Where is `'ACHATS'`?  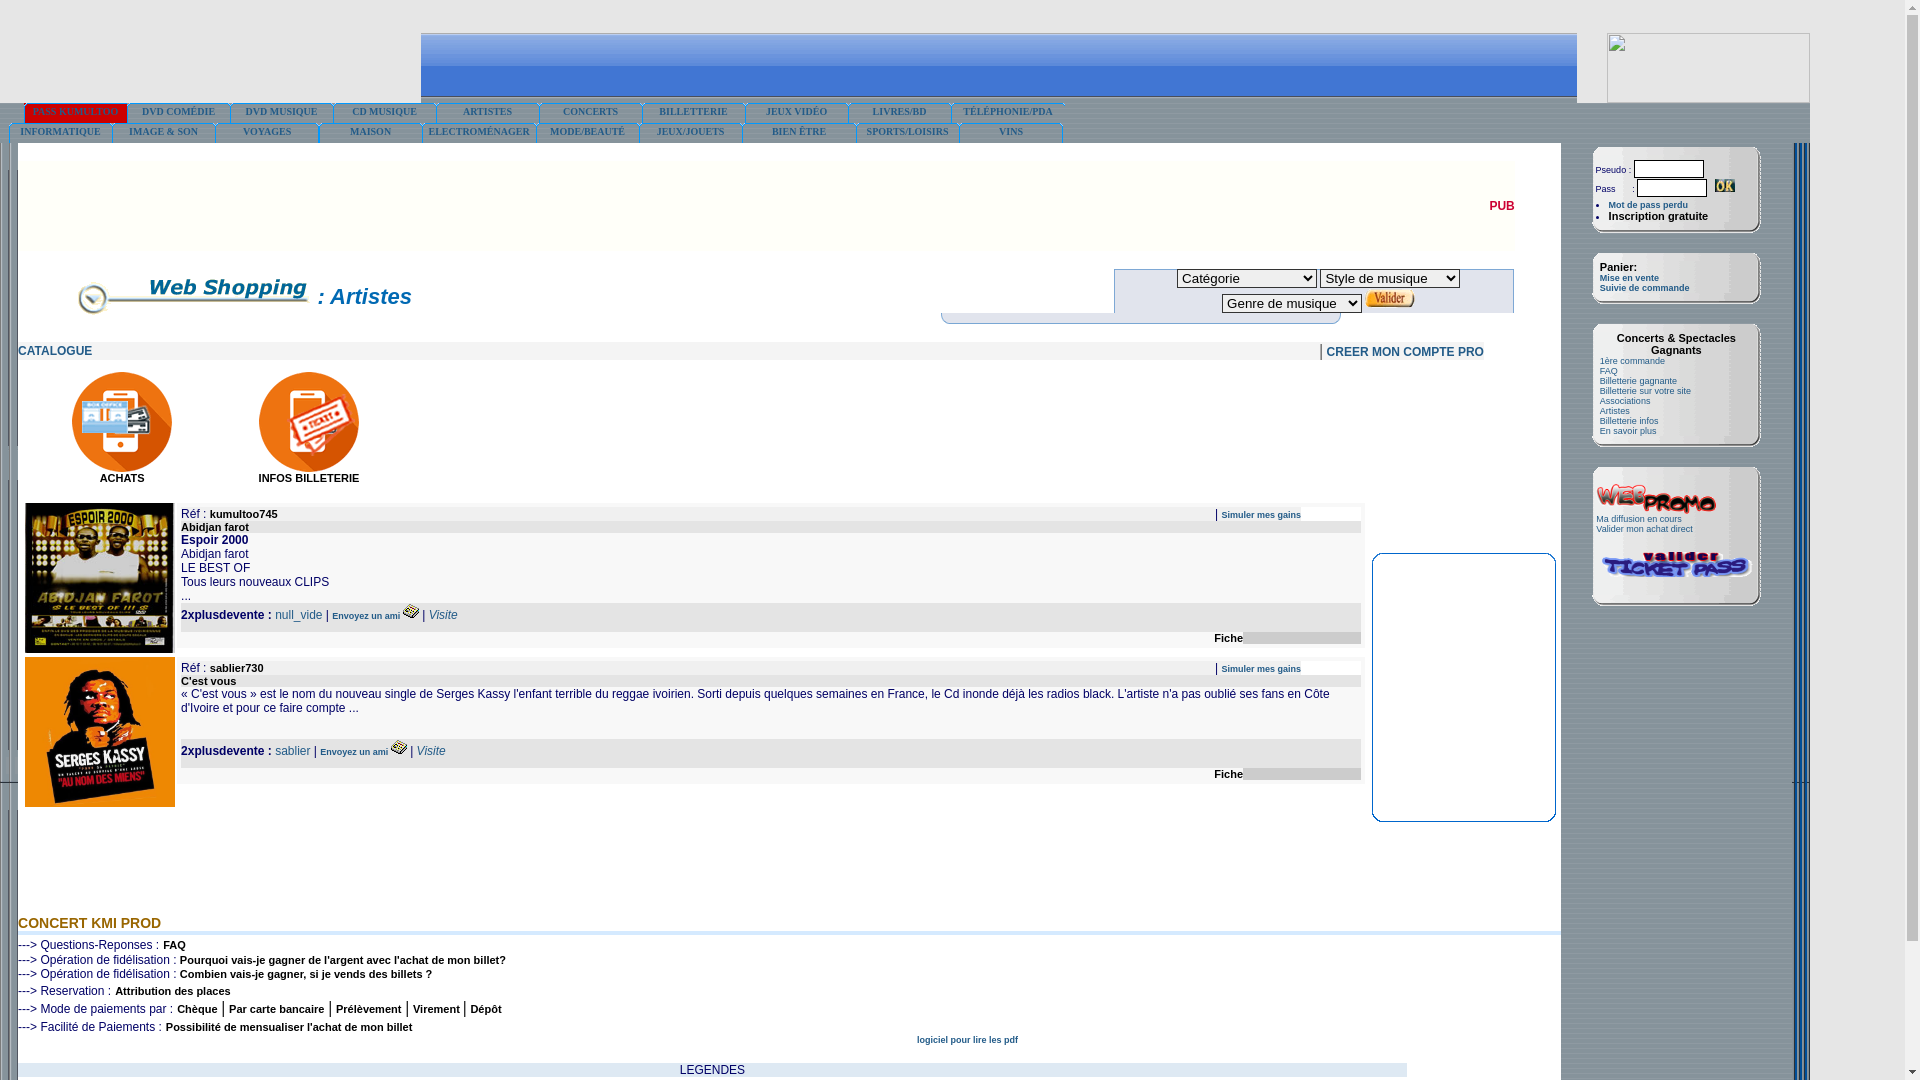 'ACHATS' is located at coordinates (120, 473).